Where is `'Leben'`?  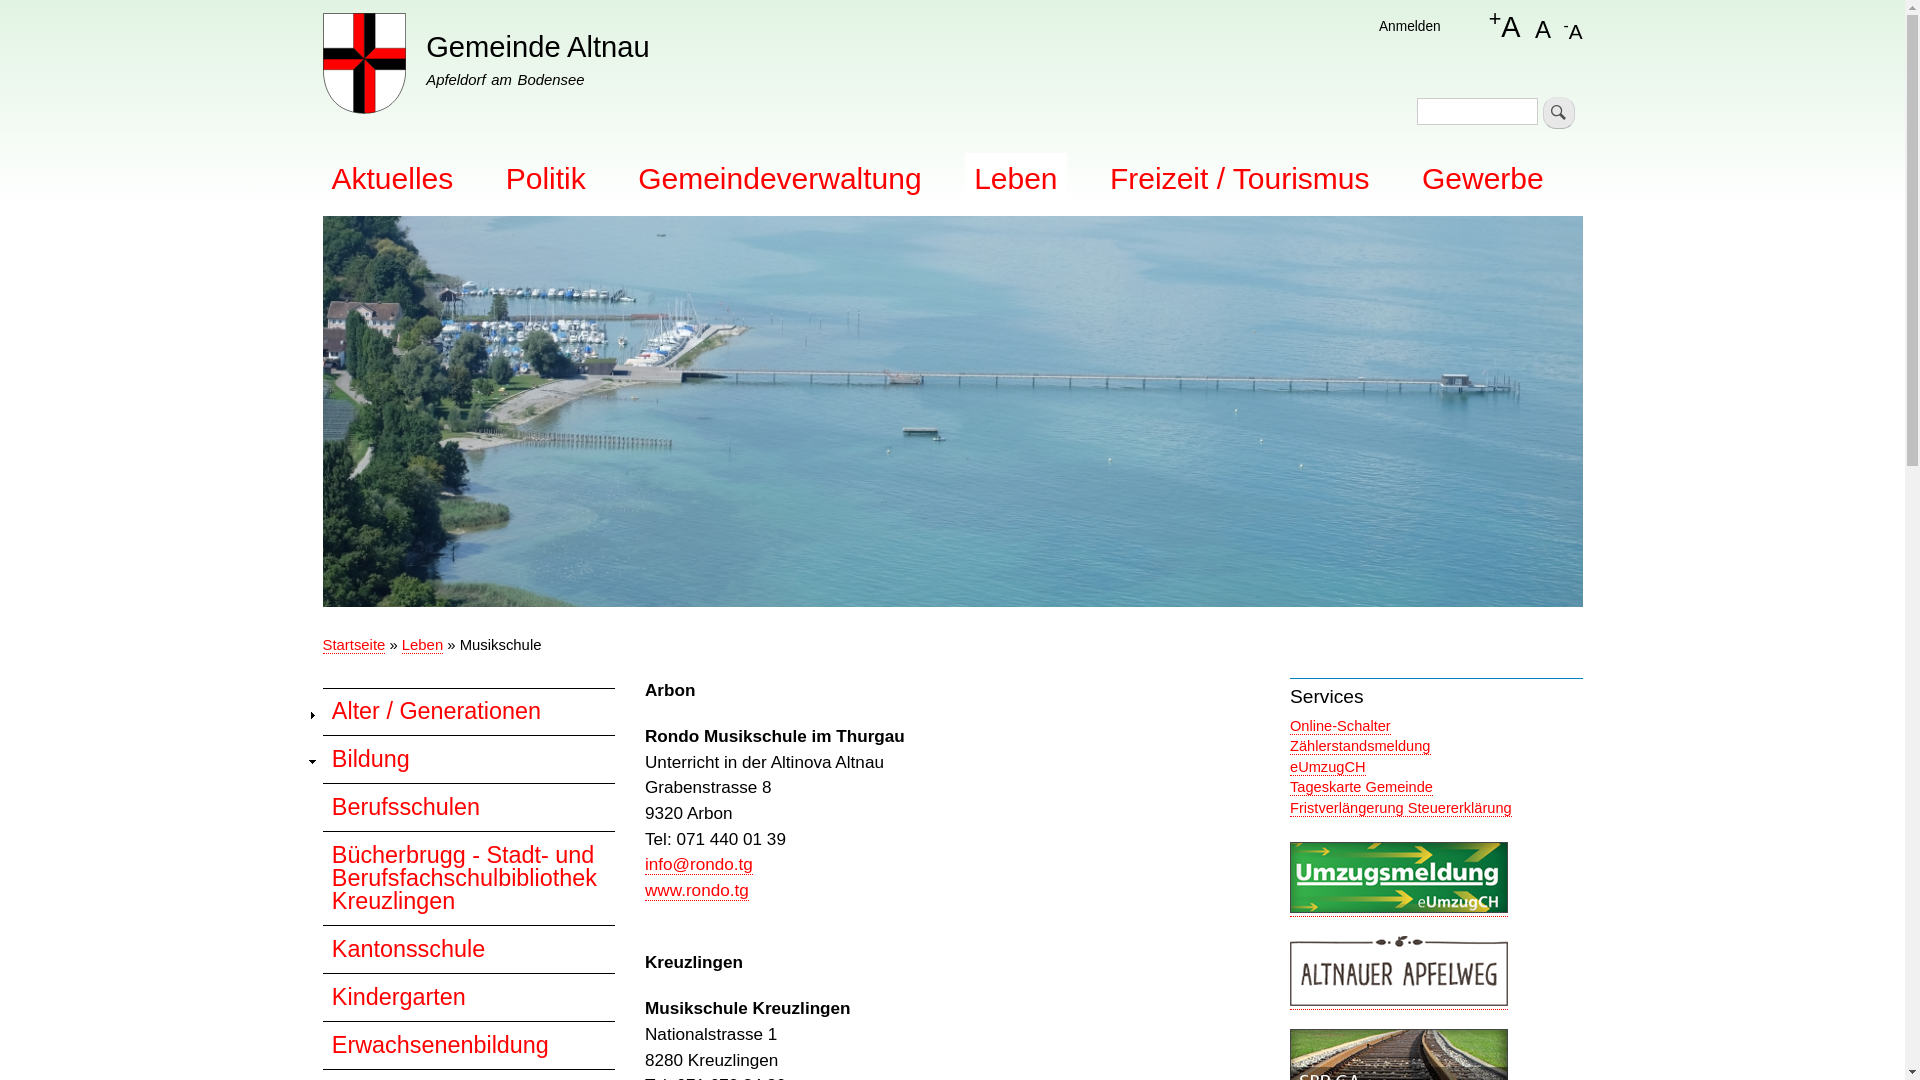 'Leben' is located at coordinates (421, 645).